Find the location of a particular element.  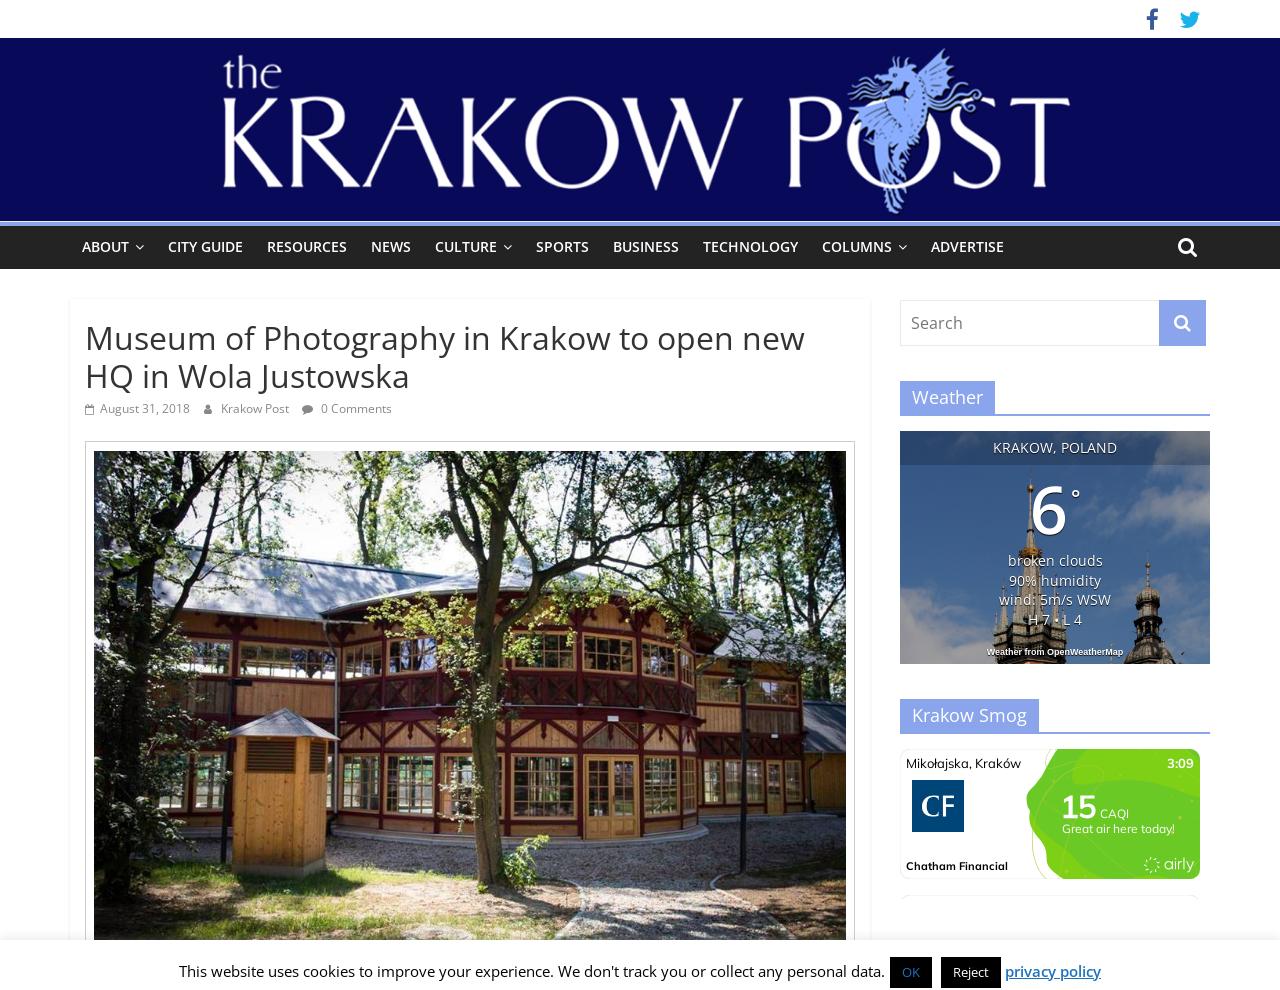

'Weather' is located at coordinates (946, 396).